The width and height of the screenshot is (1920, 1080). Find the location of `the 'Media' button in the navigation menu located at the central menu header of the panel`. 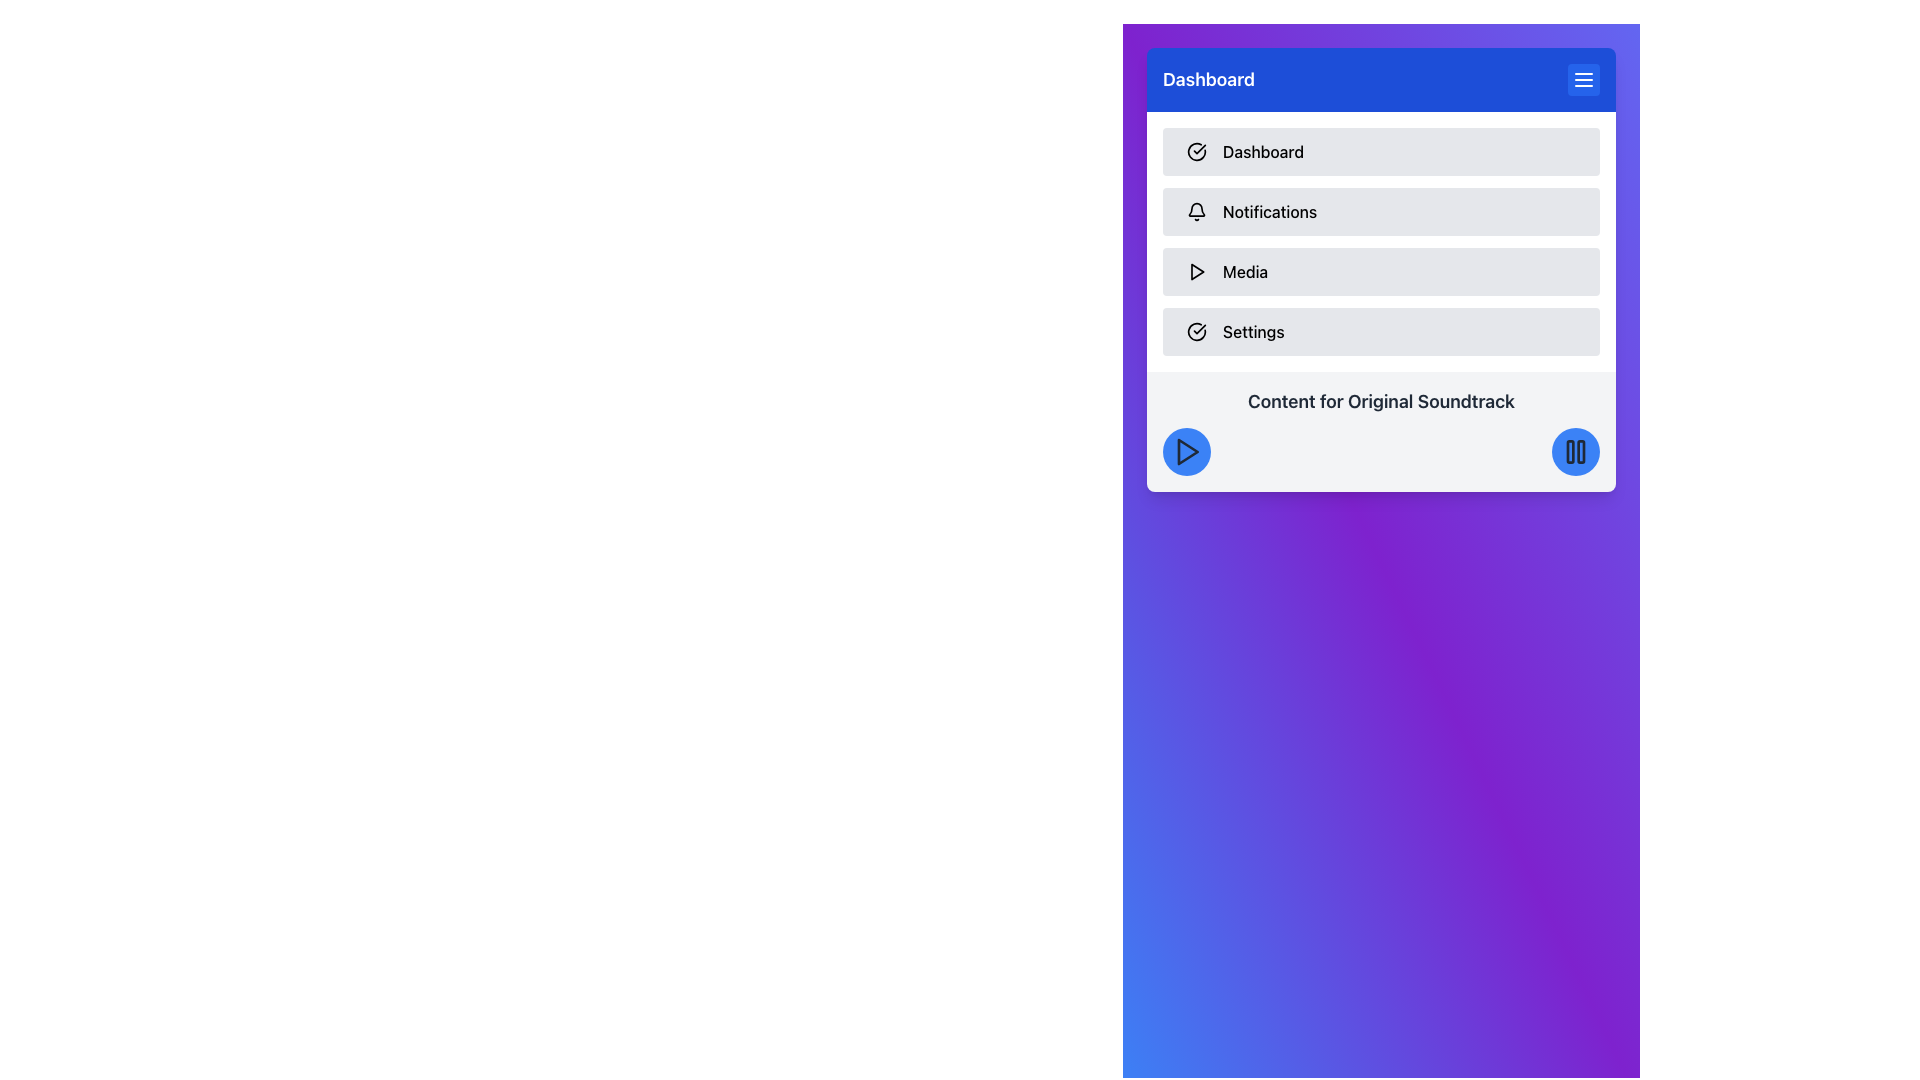

the 'Media' button in the navigation menu located at the central menu header of the panel is located at coordinates (1380, 241).